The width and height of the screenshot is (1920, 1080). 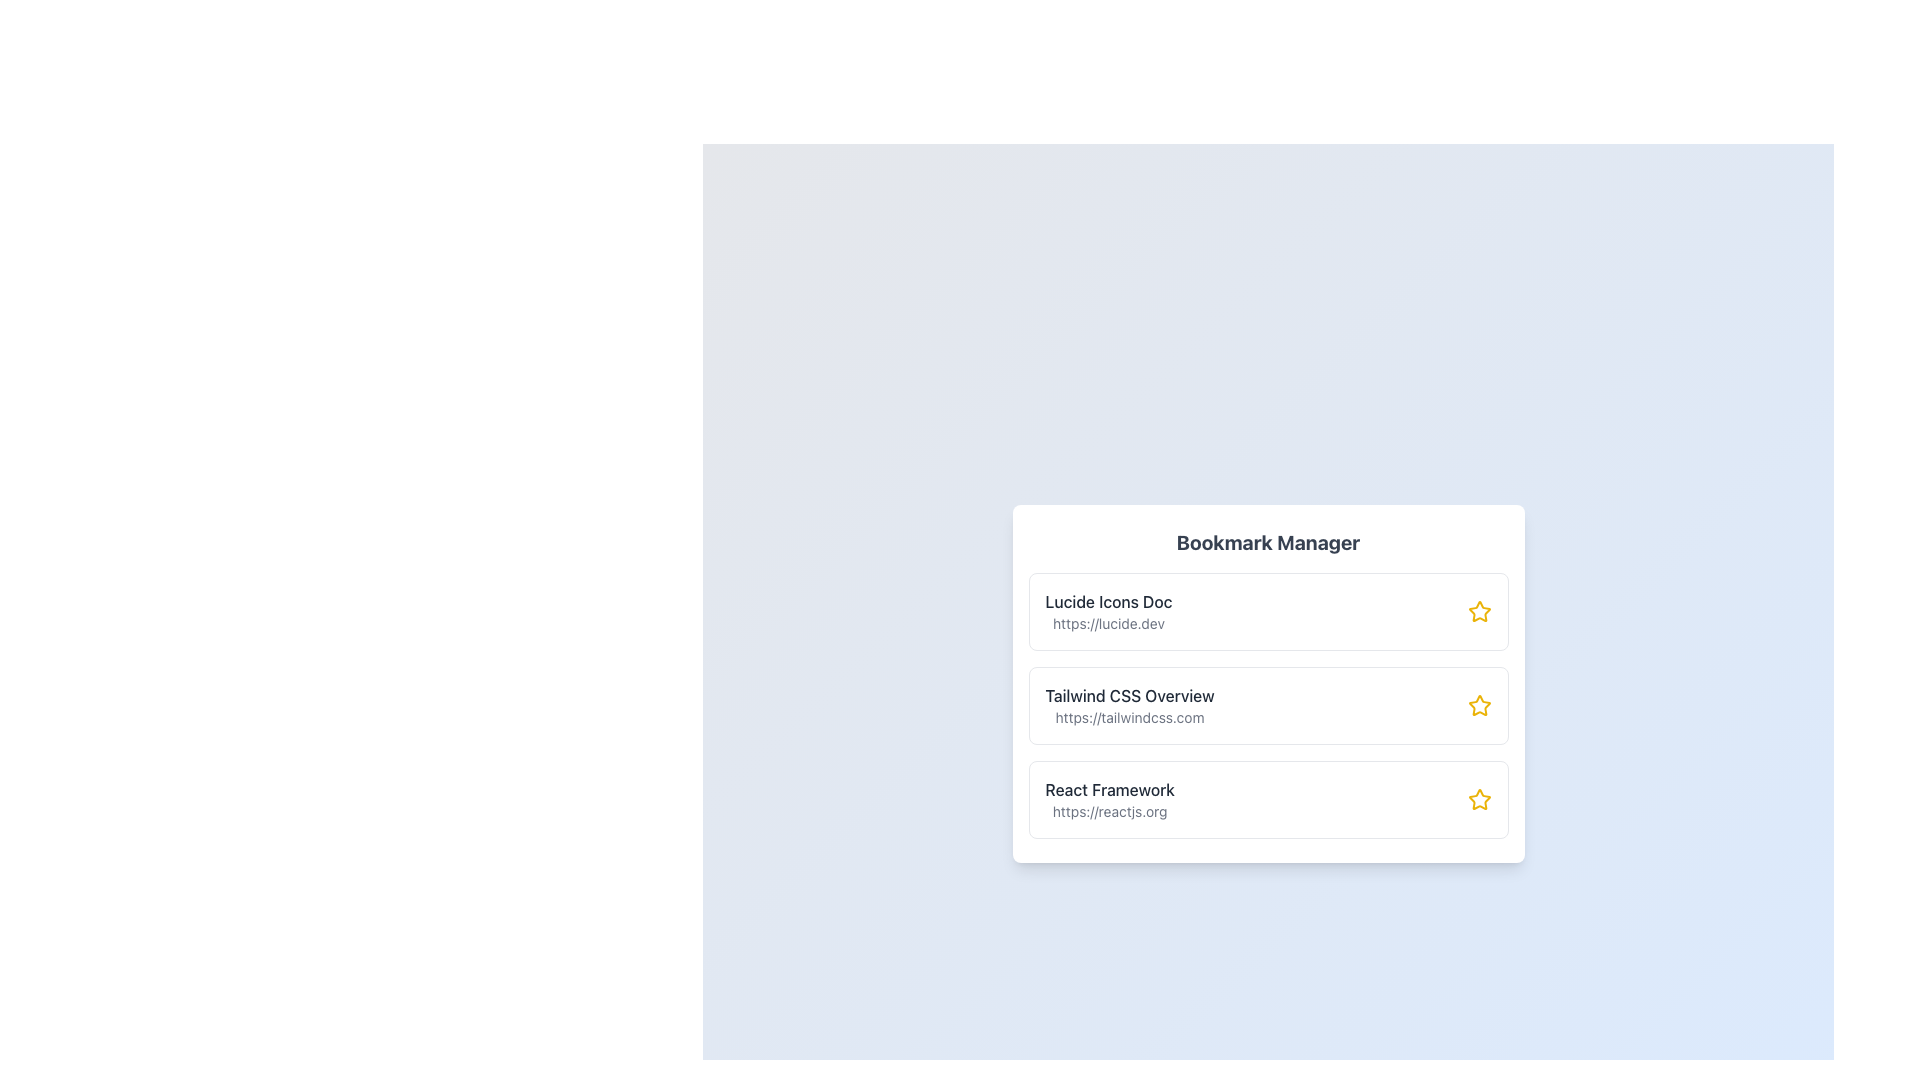 What do you see at coordinates (1479, 704) in the screenshot?
I see `the star icon located to the right of the text 'Tailwind CSS Overview' in the second card of the Bookmark Manager` at bounding box center [1479, 704].